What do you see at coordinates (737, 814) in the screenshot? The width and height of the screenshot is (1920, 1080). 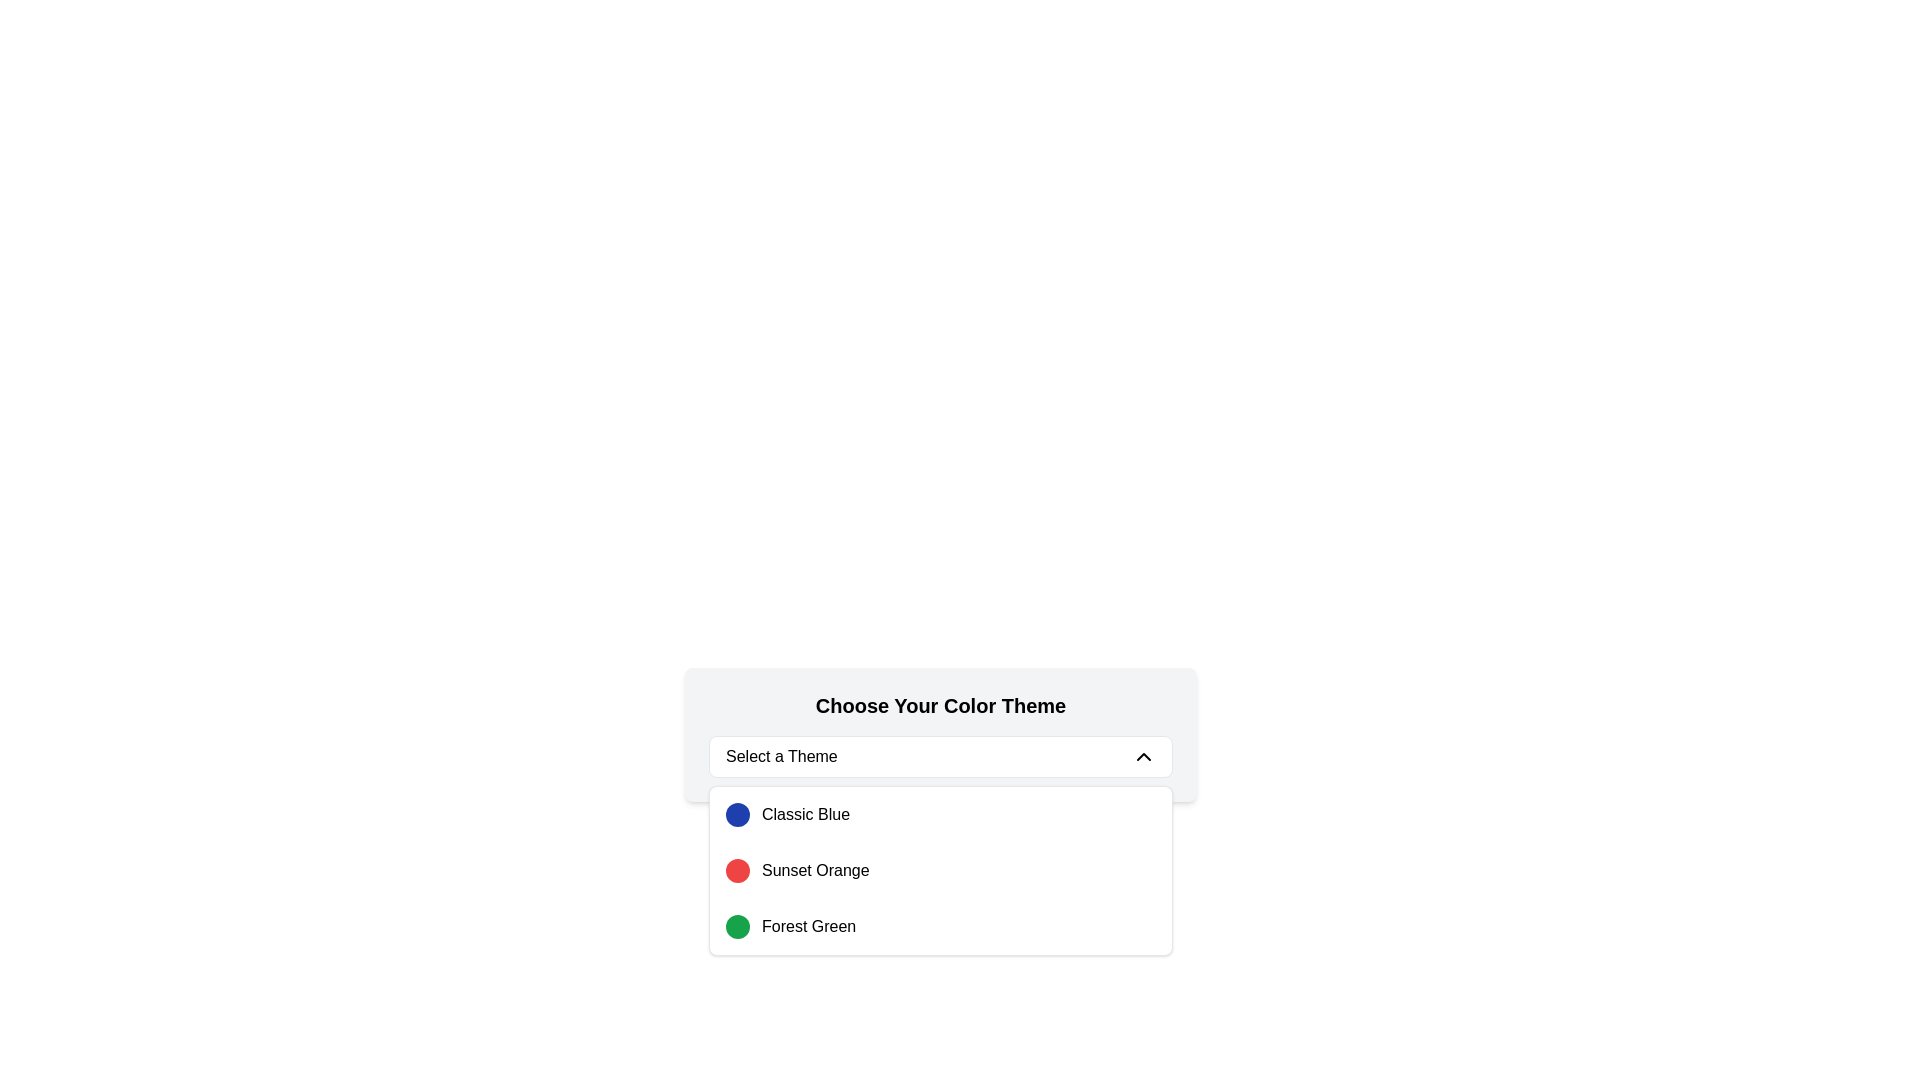 I see `the deep blue circular color indicator element located in the dropdown options under 'Choose Your Color Theme', aligned to the left of the label 'Classic Blue'` at bounding box center [737, 814].